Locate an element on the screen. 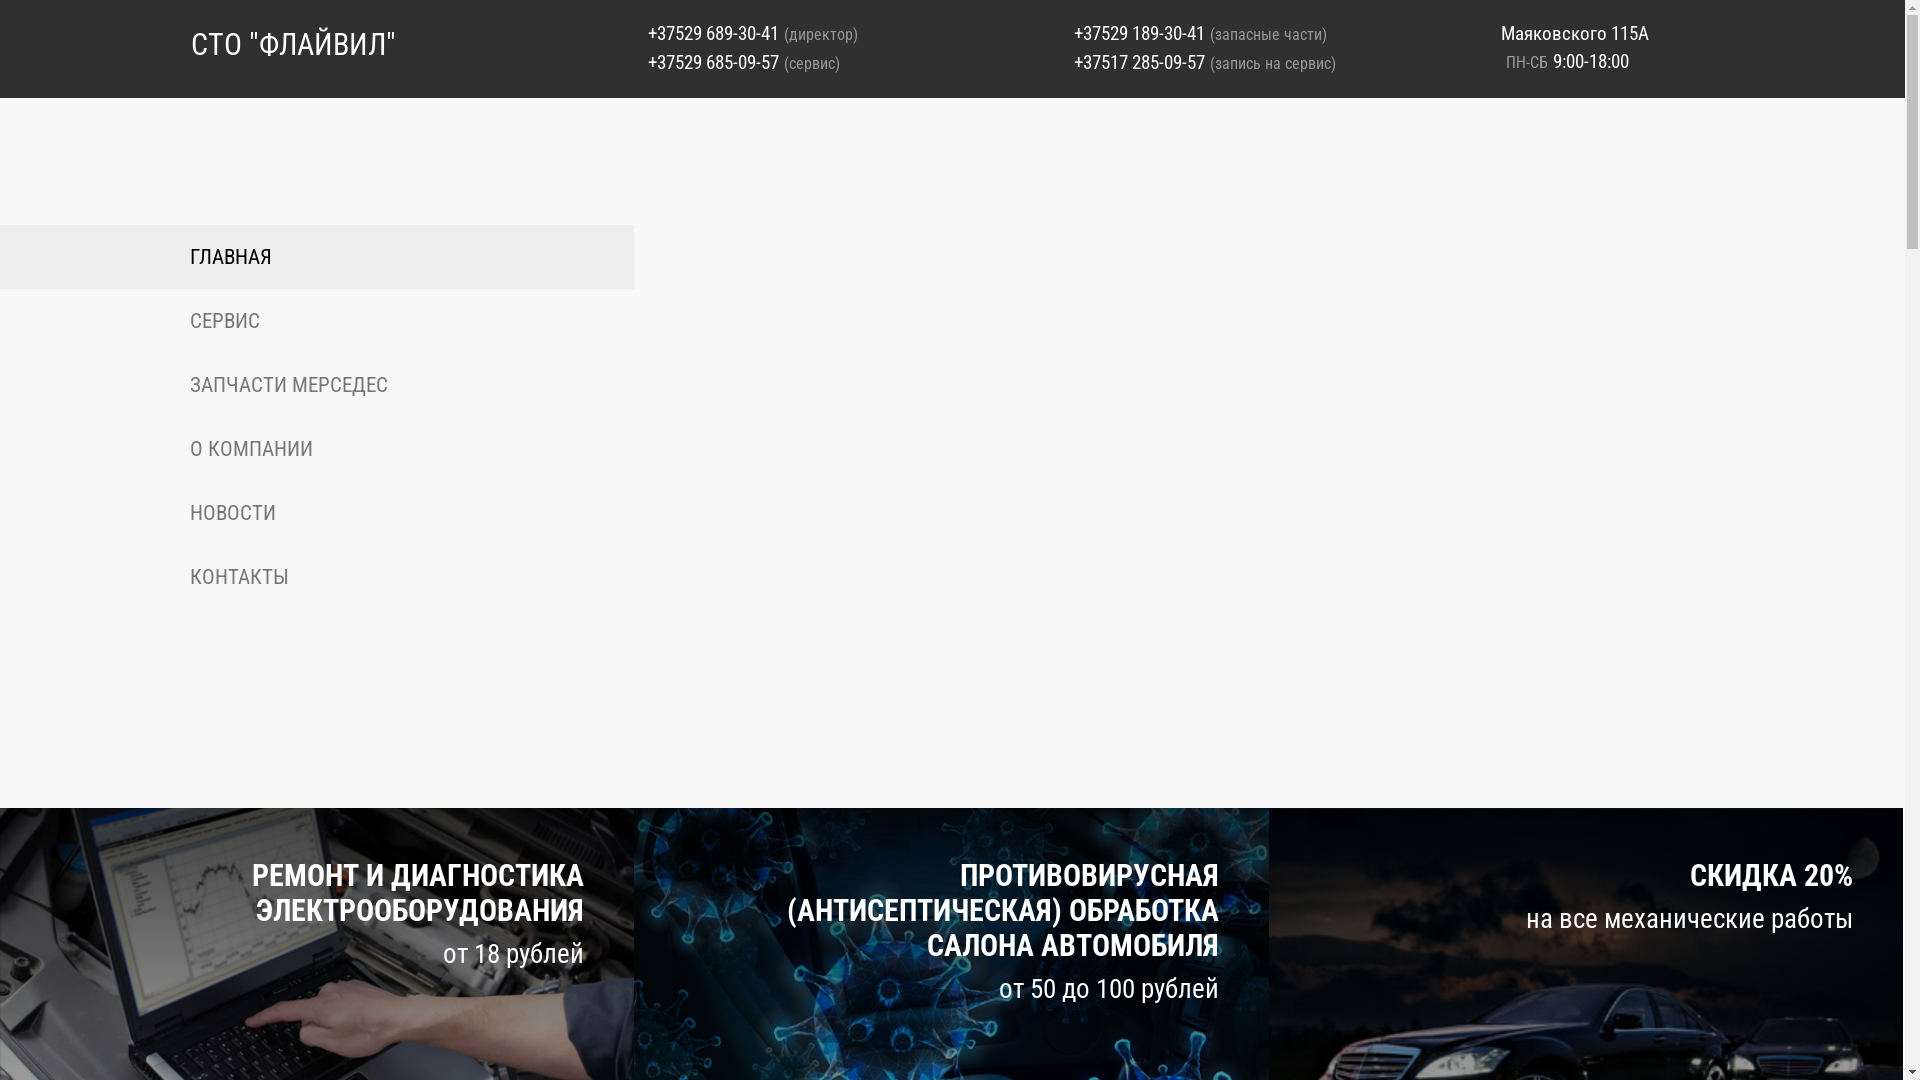 Image resolution: width=1920 pixels, height=1080 pixels. '+37529 689-30-41' is located at coordinates (713, 33).